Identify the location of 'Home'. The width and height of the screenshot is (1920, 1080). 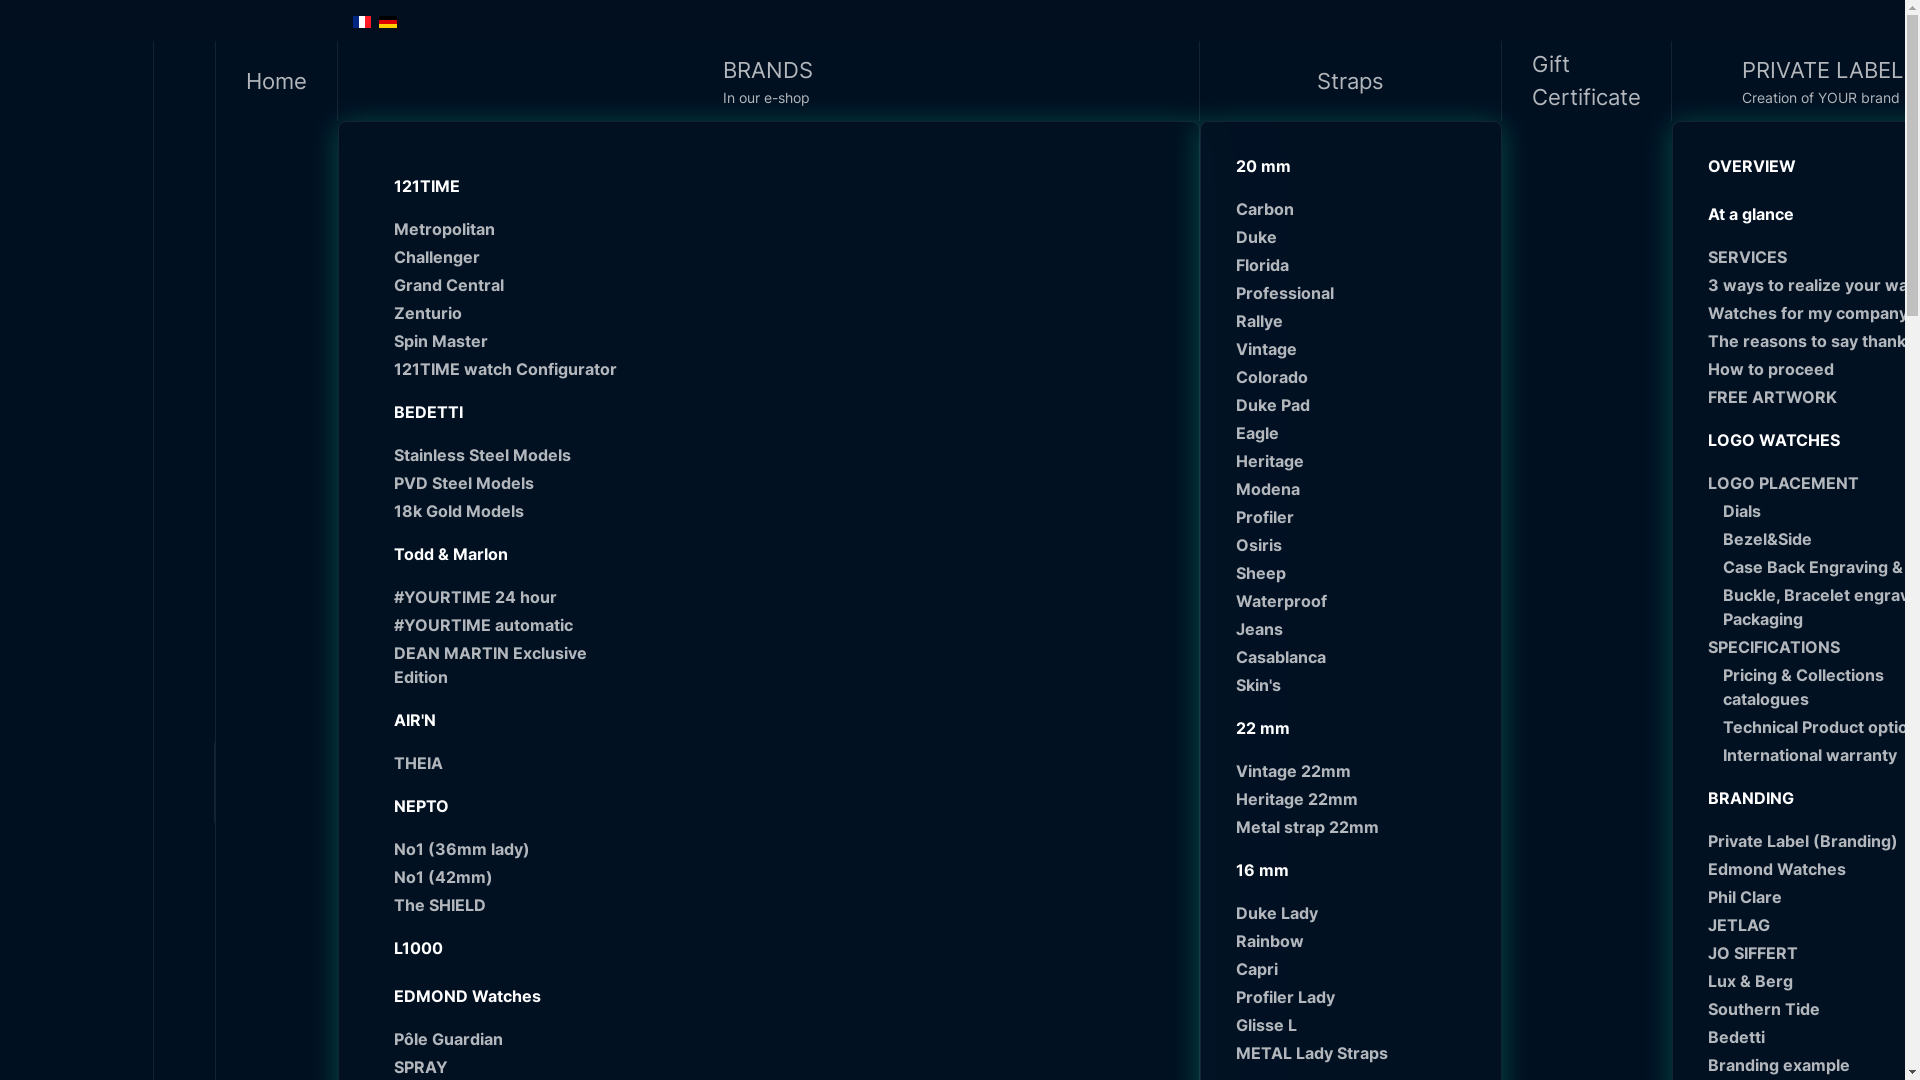
(276, 80).